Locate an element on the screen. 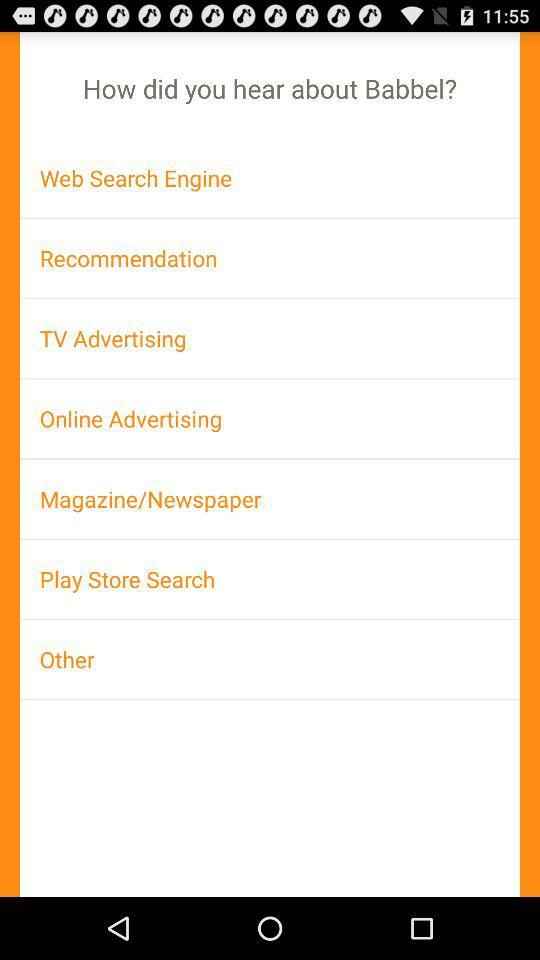  play store search is located at coordinates (270, 579).